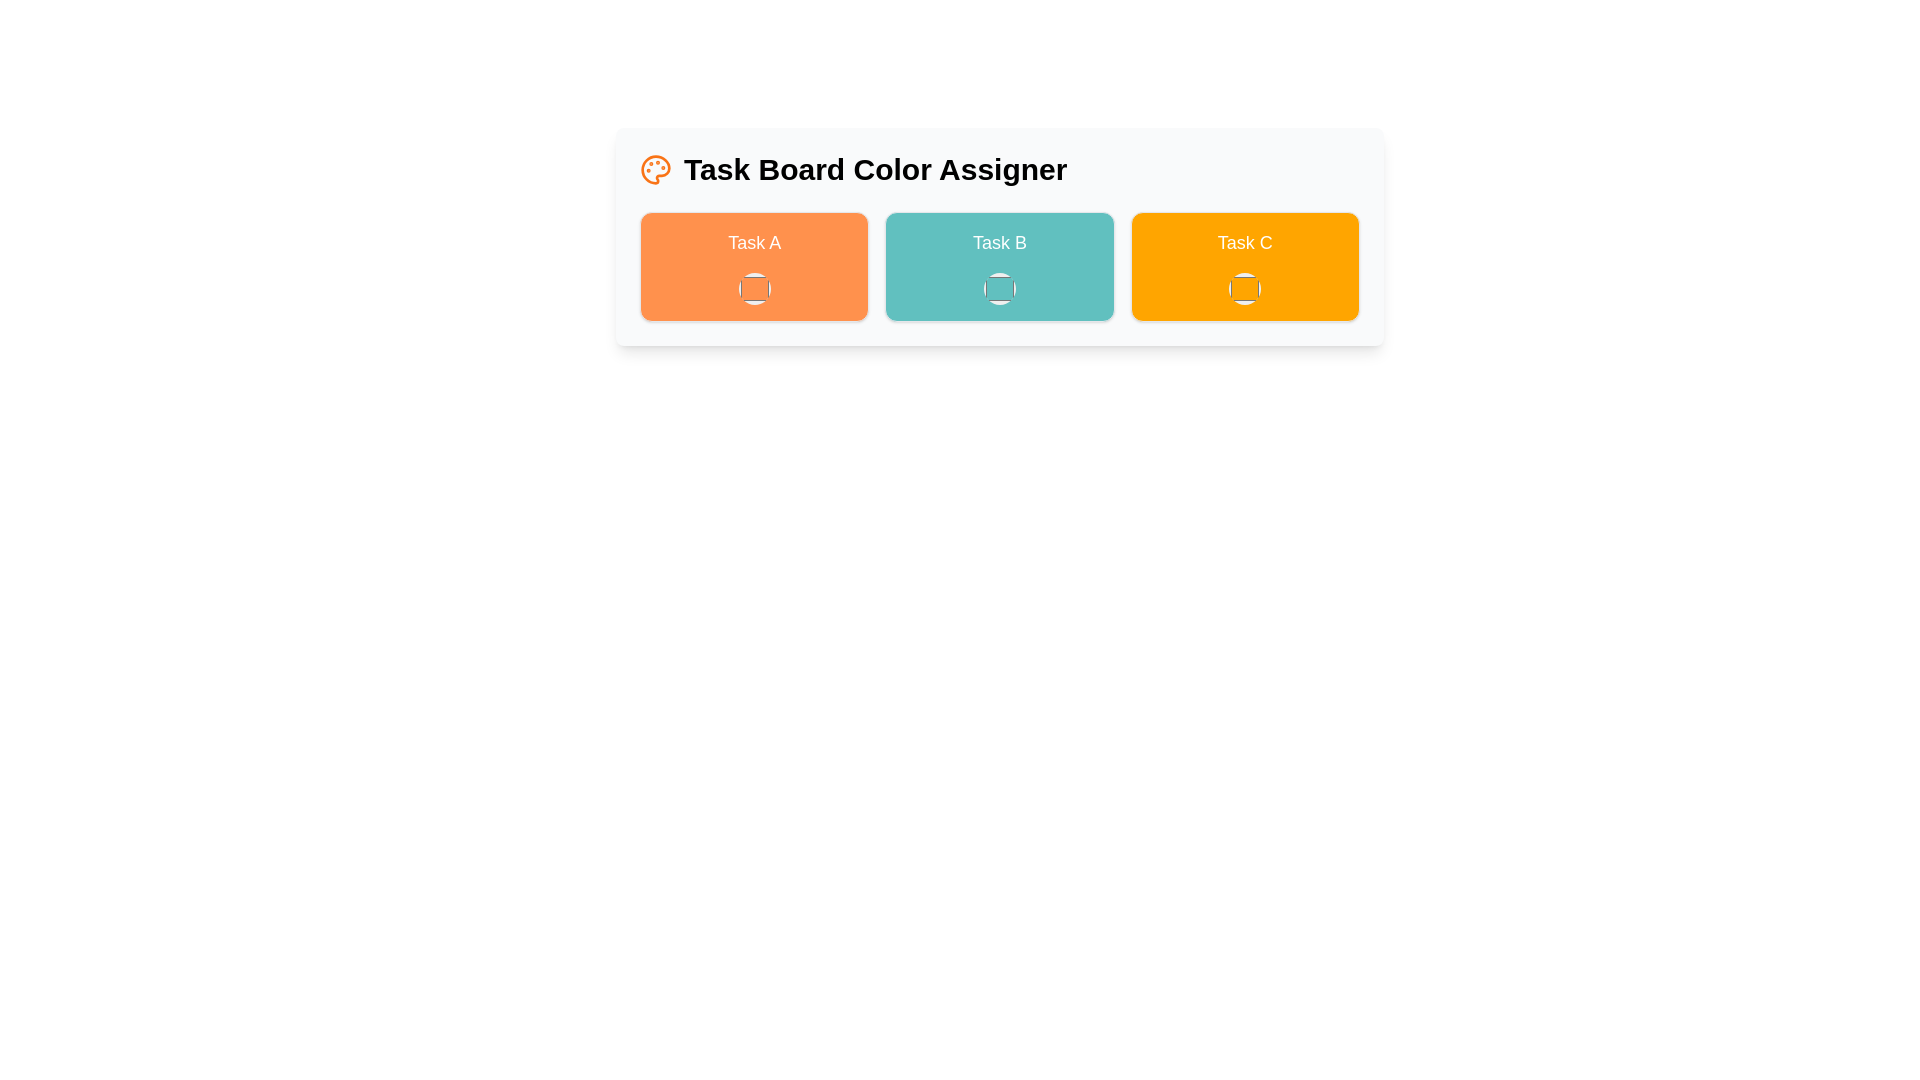  I want to click on the static text label displaying 'Task B' which is centrally aligned in a turquoise rectangular background, so click(999, 242).